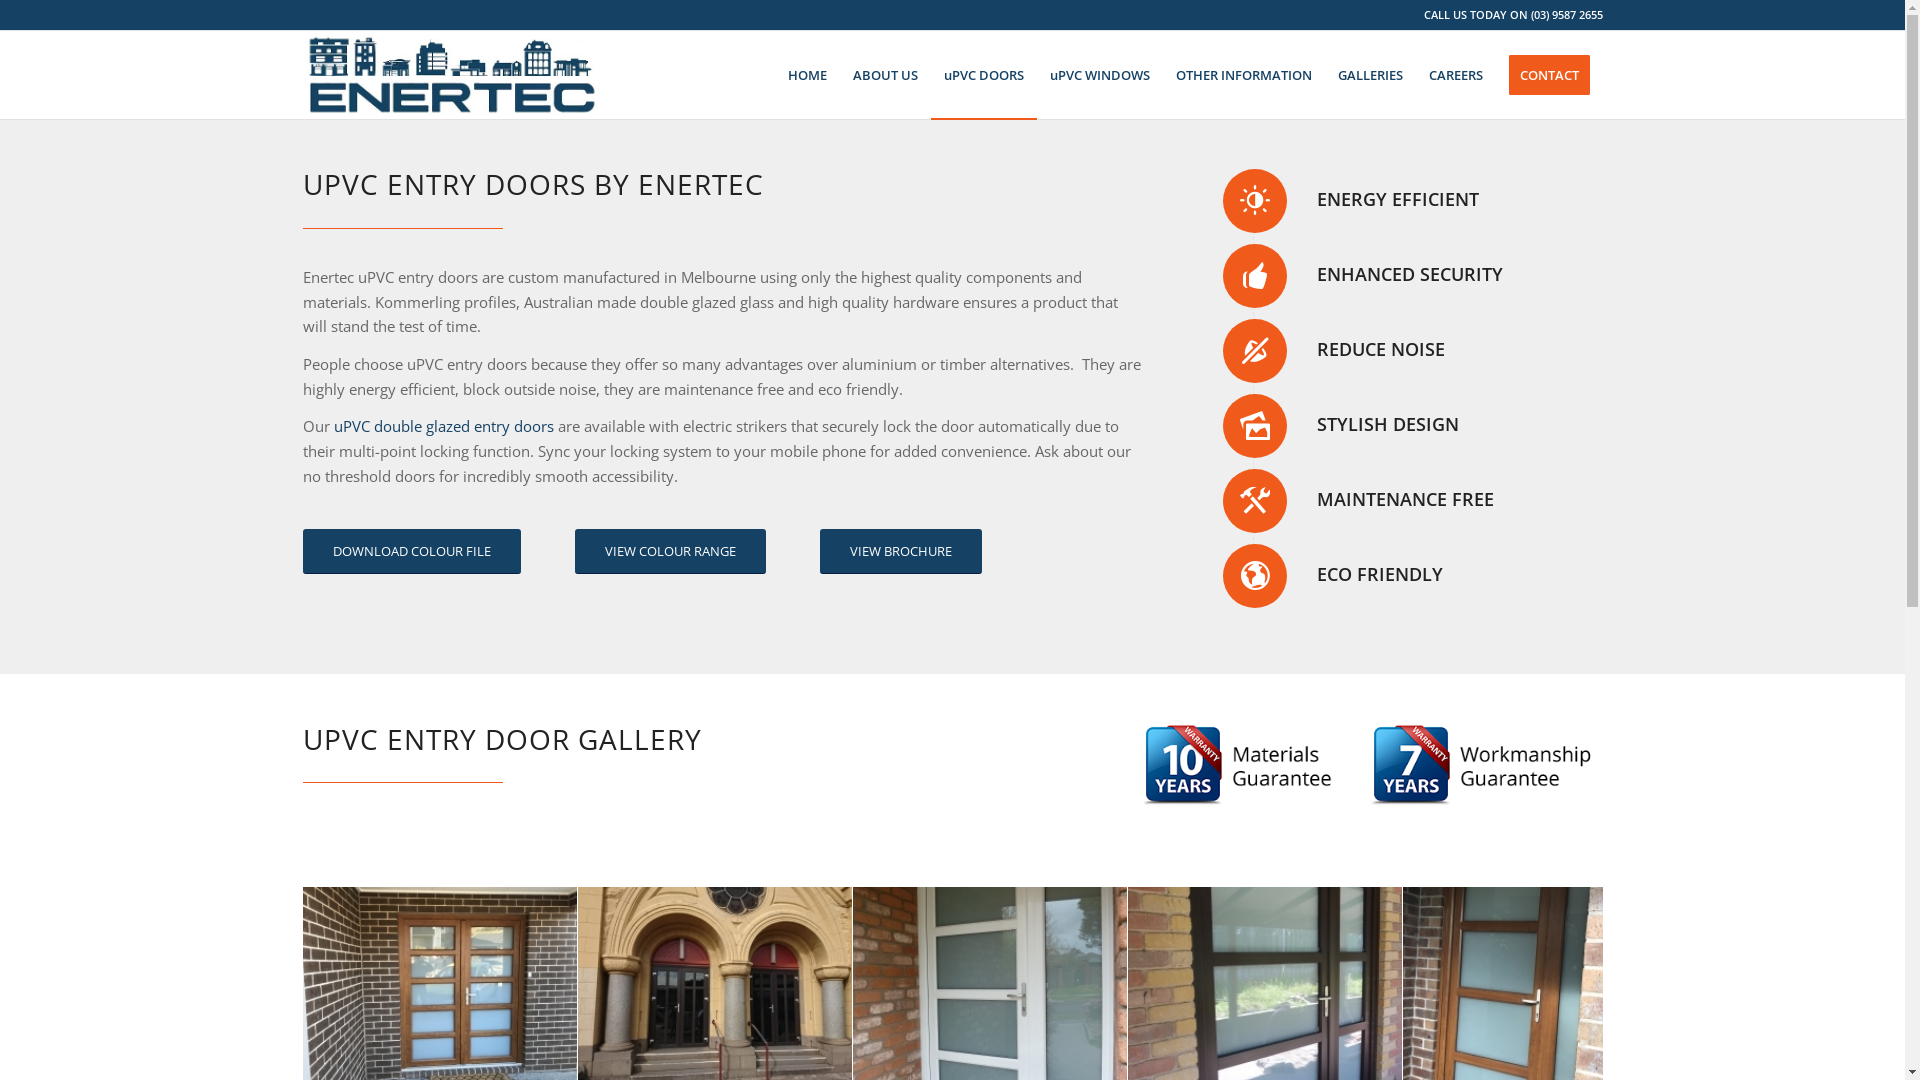  What do you see at coordinates (884, 73) in the screenshot?
I see `'ABOUT US'` at bounding box center [884, 73].